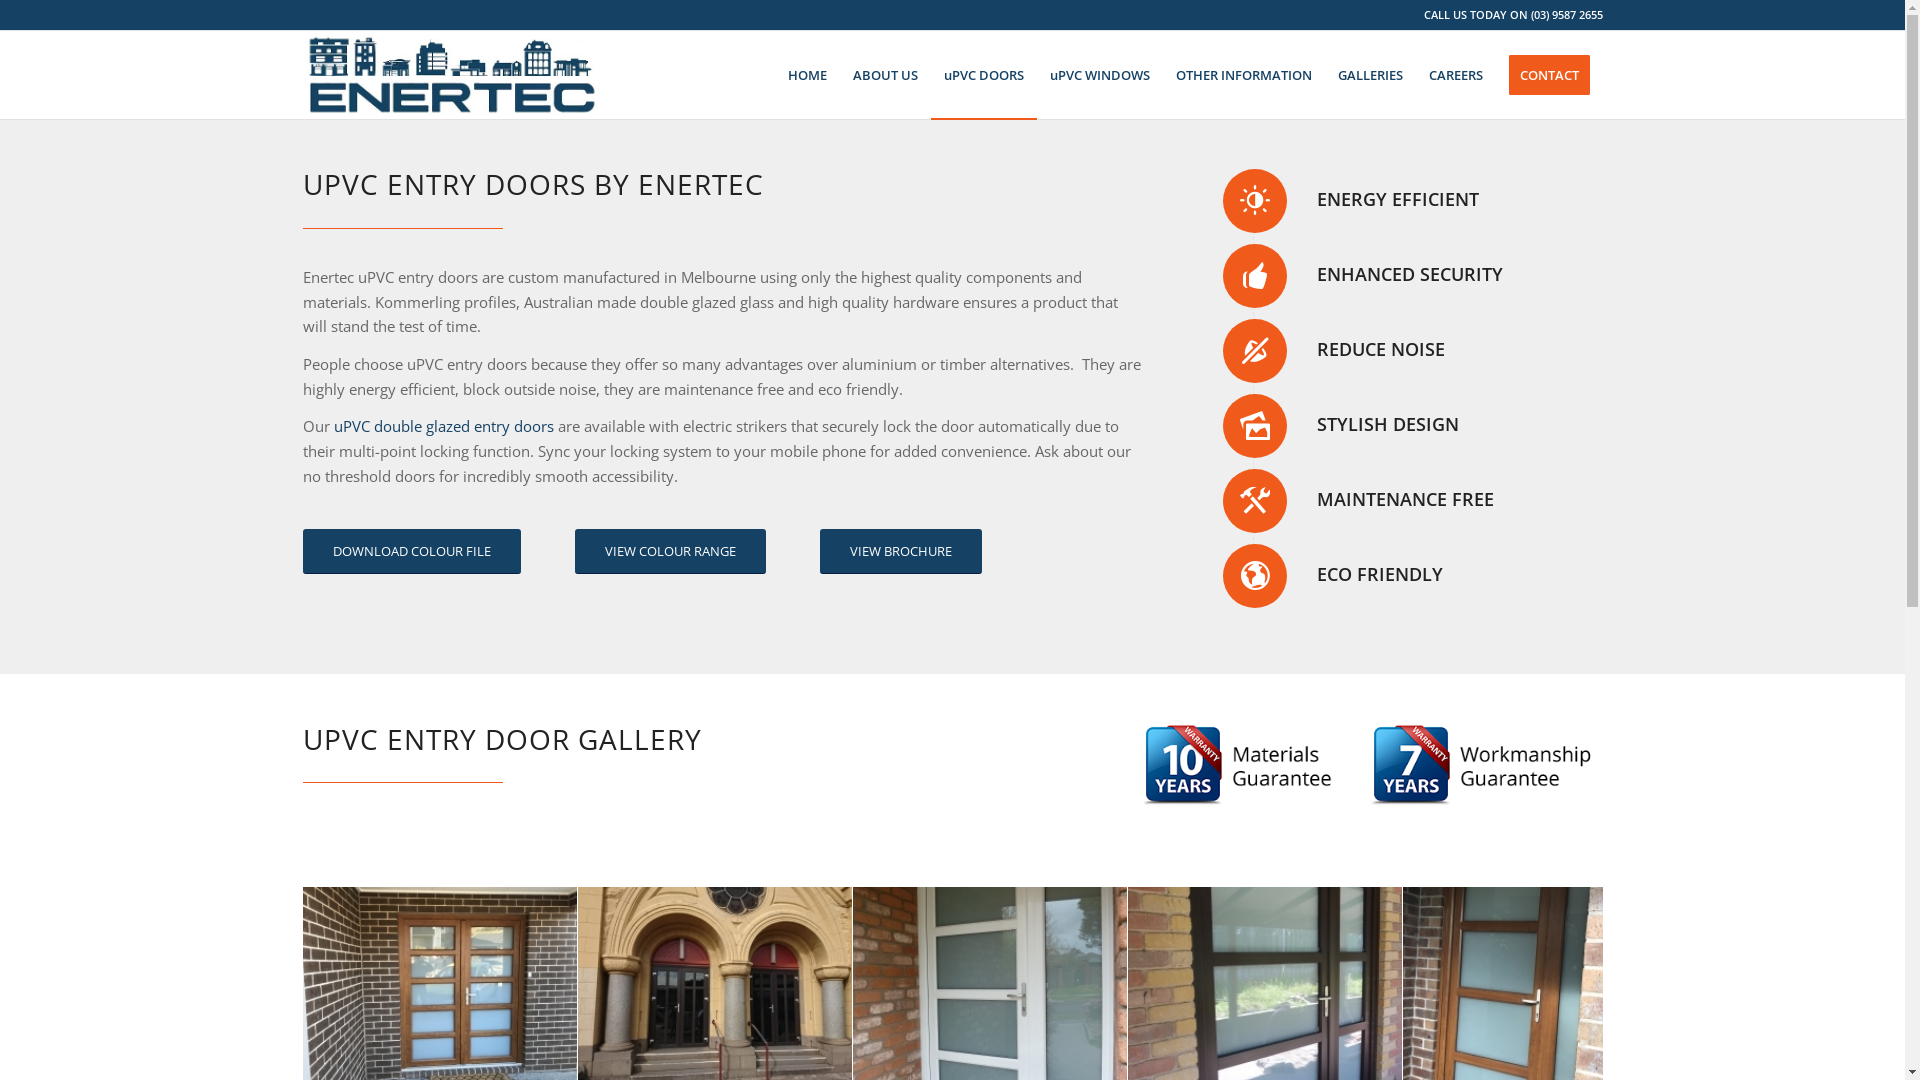  What do you see at coordinates (884, 73) in the screenshot?
I see `'ABOUT US'` at bounding box center [884, 73].